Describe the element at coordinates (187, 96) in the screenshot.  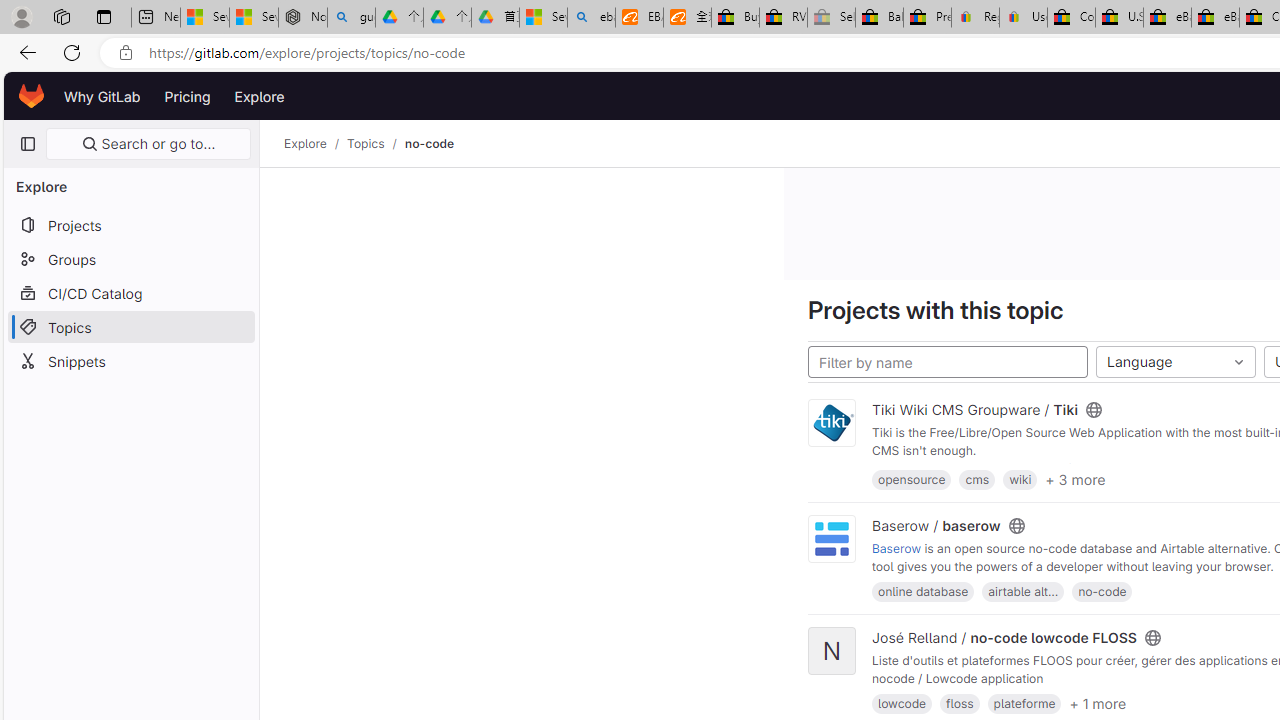
I see `'Pricing'` at that location.